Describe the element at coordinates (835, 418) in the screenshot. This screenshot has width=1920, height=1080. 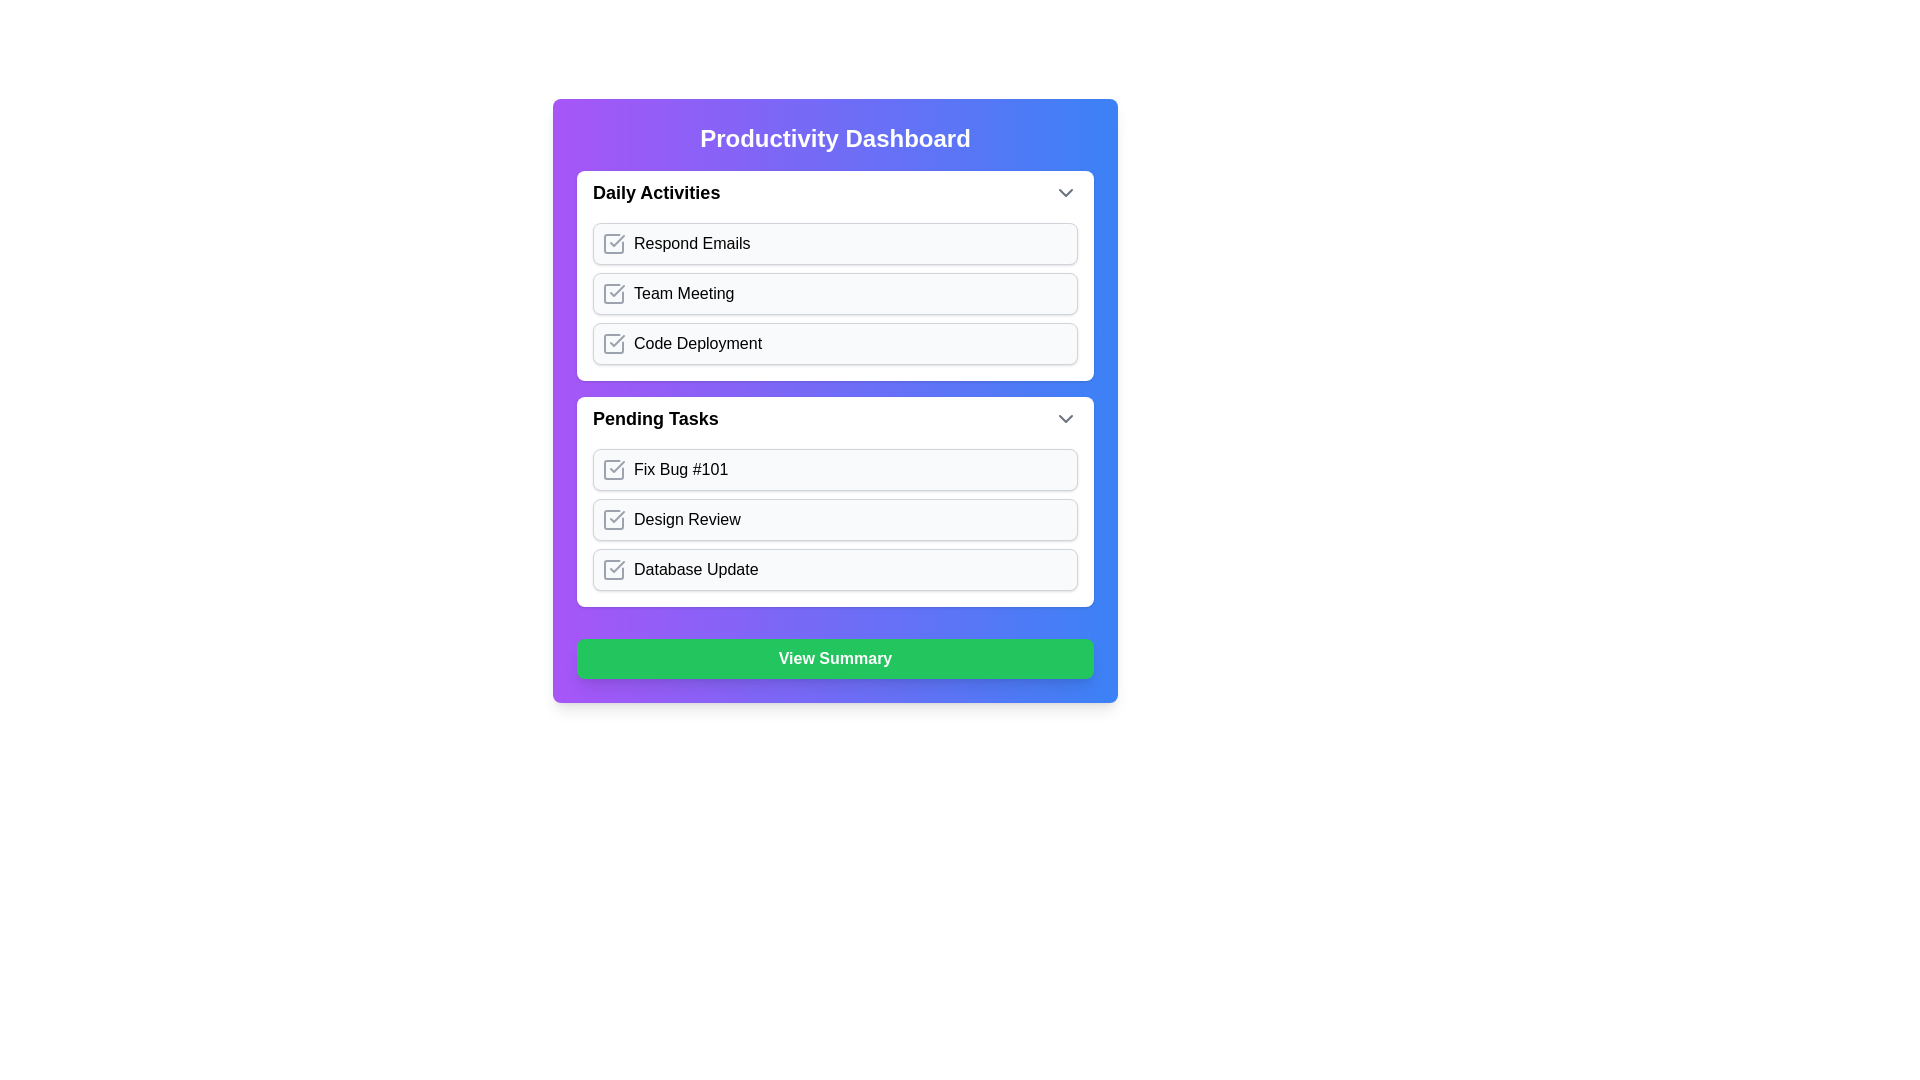
I see `the 'Pending Tasks' section header to enable navigation` at that location.